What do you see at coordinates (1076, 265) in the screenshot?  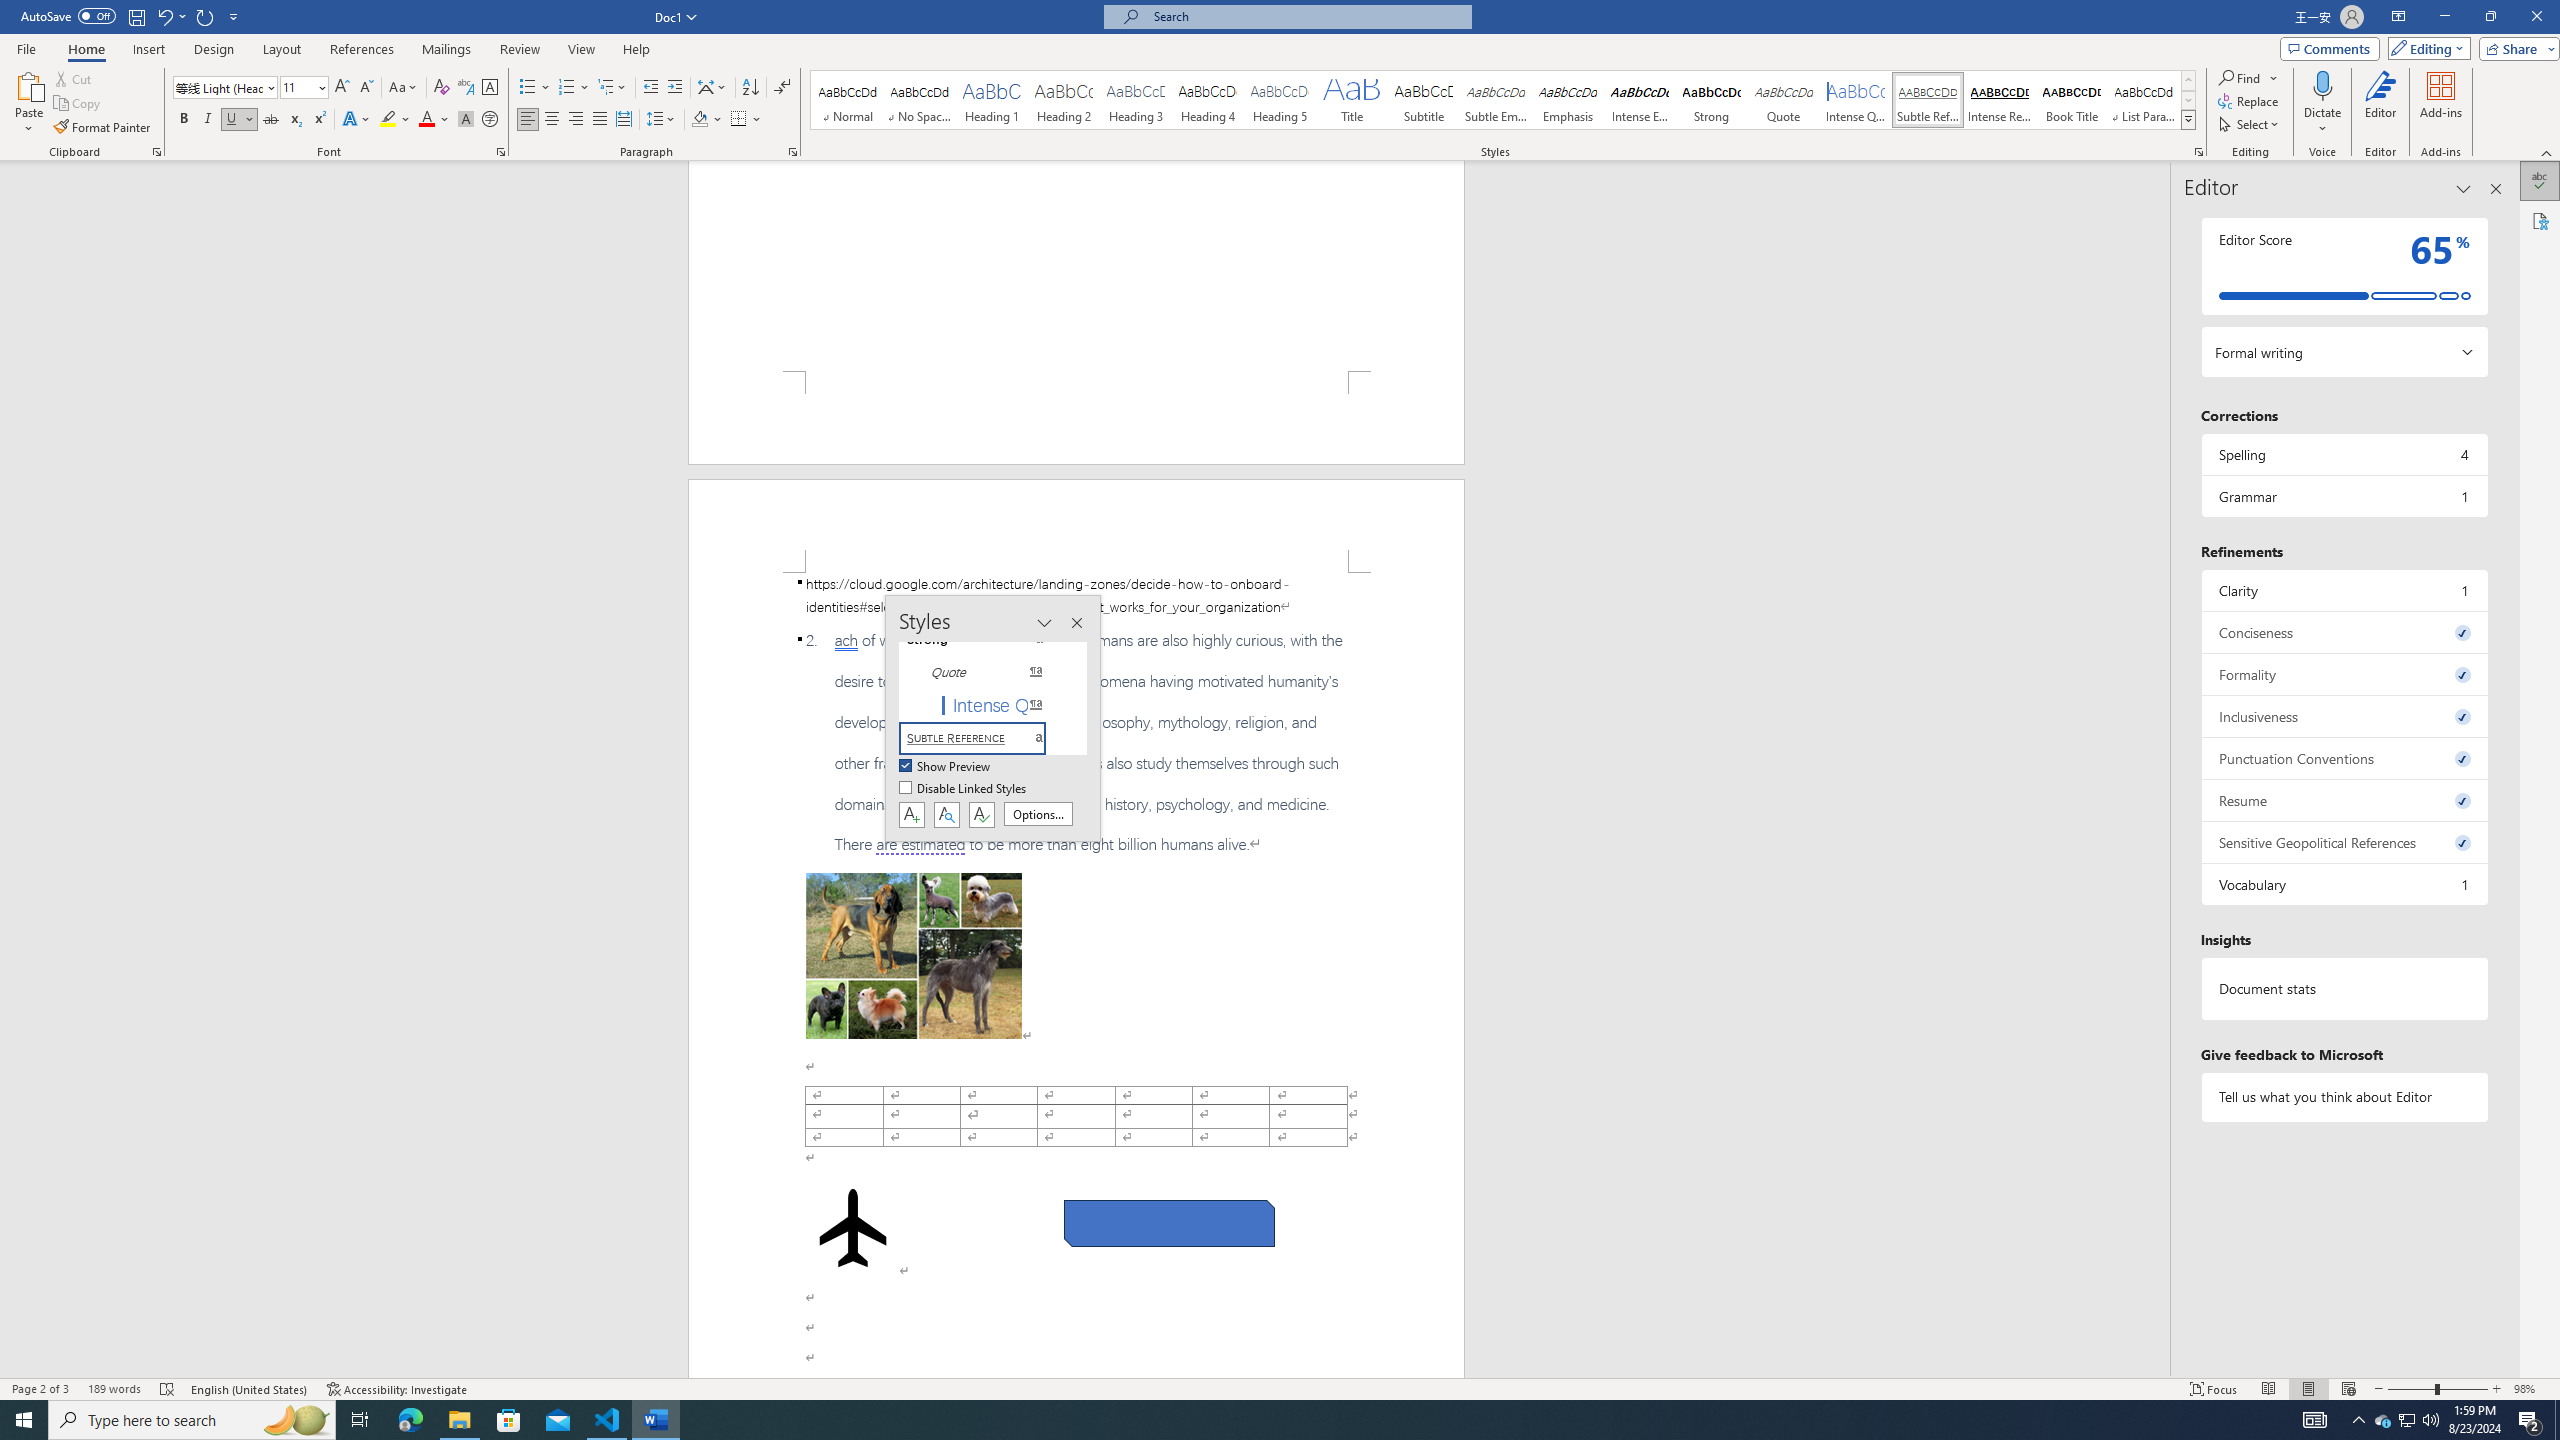 I see `'Page 1 content'` at bounding box center [1076, 265].